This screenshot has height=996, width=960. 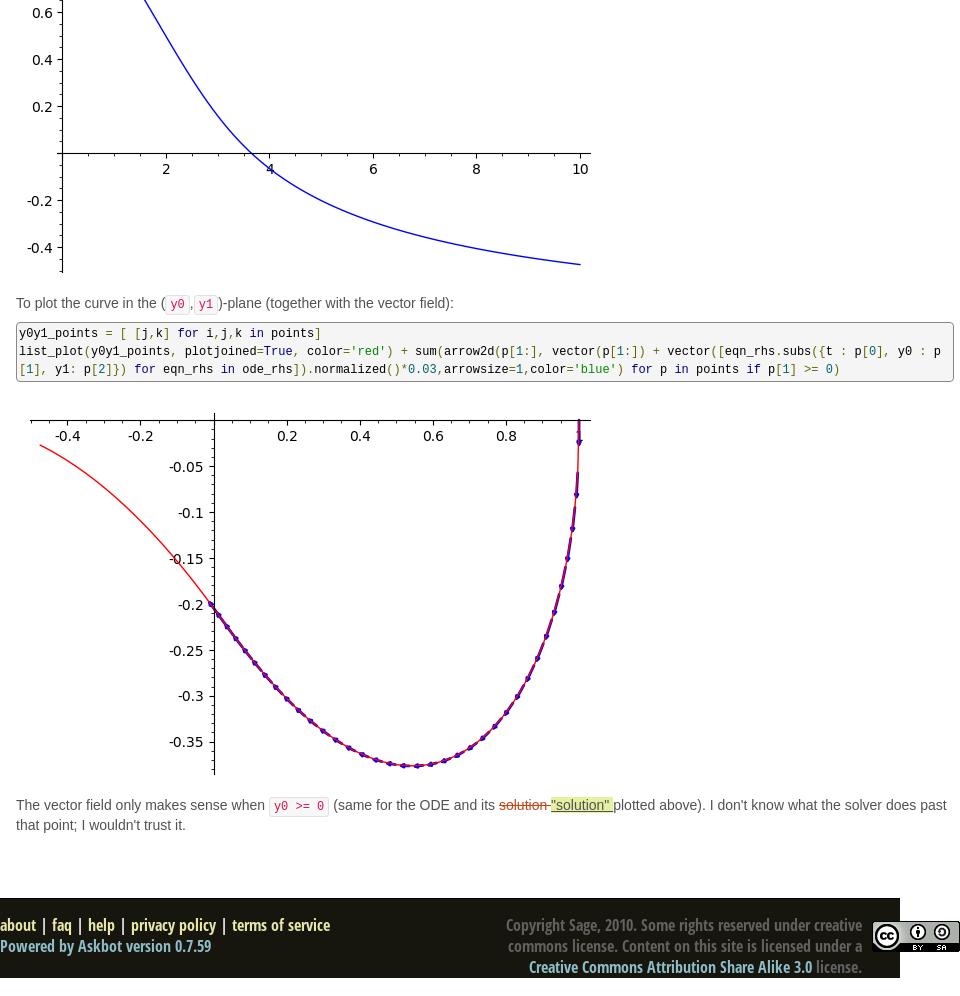 What do you see at coordinates (105, 946) in the screenshot?
I see `'Powered by Askbot version 0.7.59'` at bounding box center [105, 946].